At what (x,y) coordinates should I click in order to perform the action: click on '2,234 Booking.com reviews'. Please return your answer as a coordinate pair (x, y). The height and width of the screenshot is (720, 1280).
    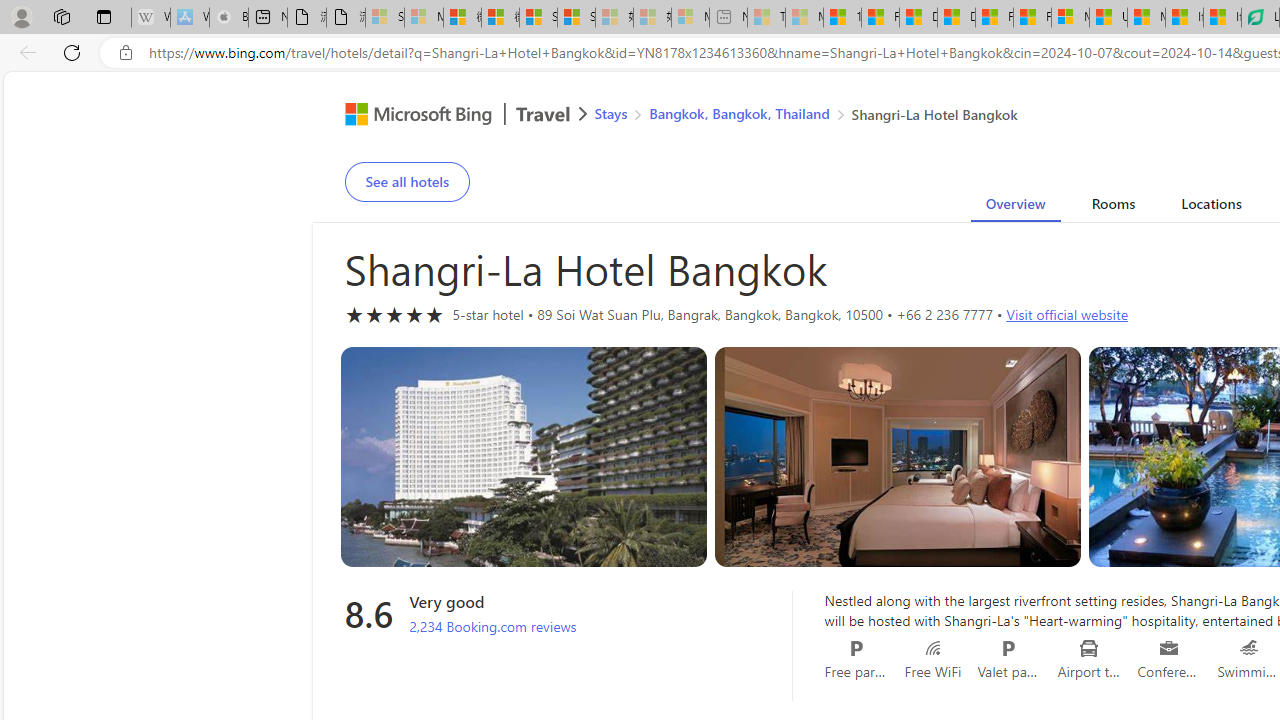
    Looking at the image, I should click on (493, 626).